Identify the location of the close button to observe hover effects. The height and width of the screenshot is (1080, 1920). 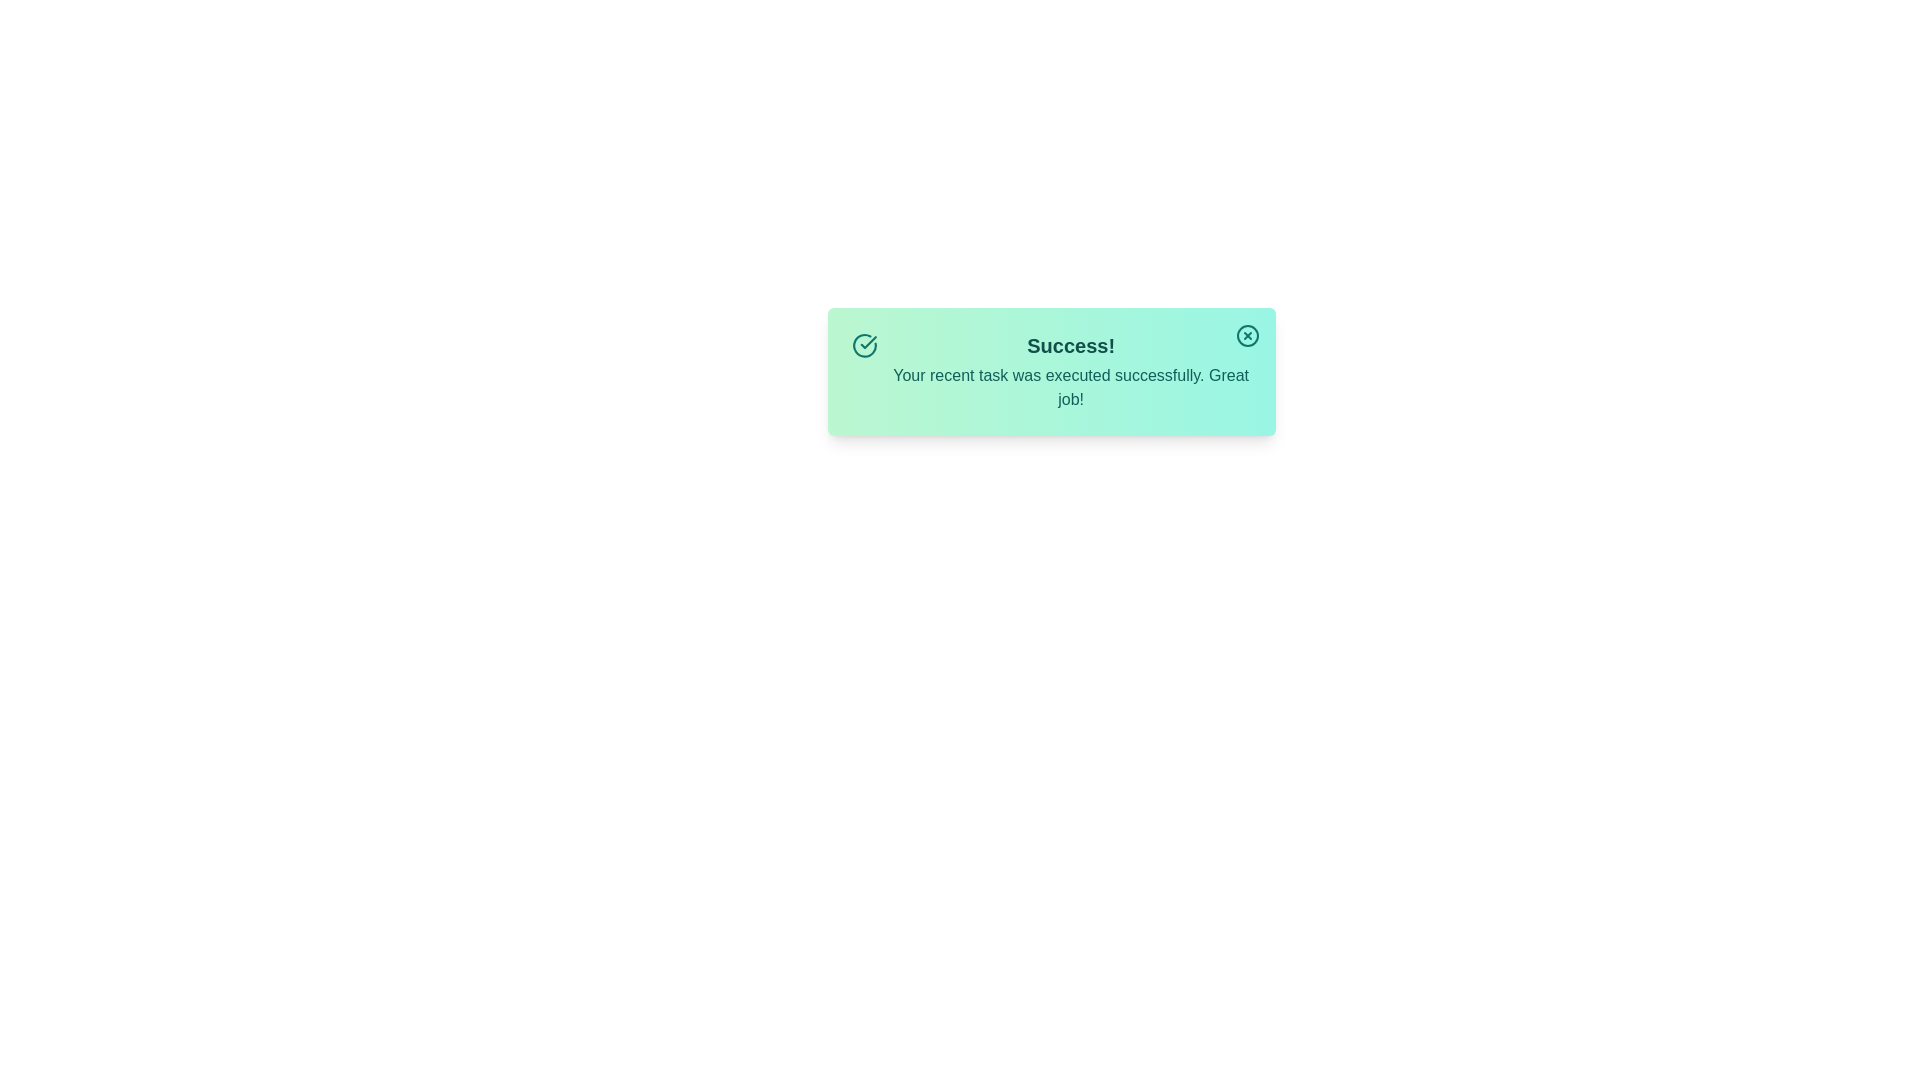
(1247, 334).